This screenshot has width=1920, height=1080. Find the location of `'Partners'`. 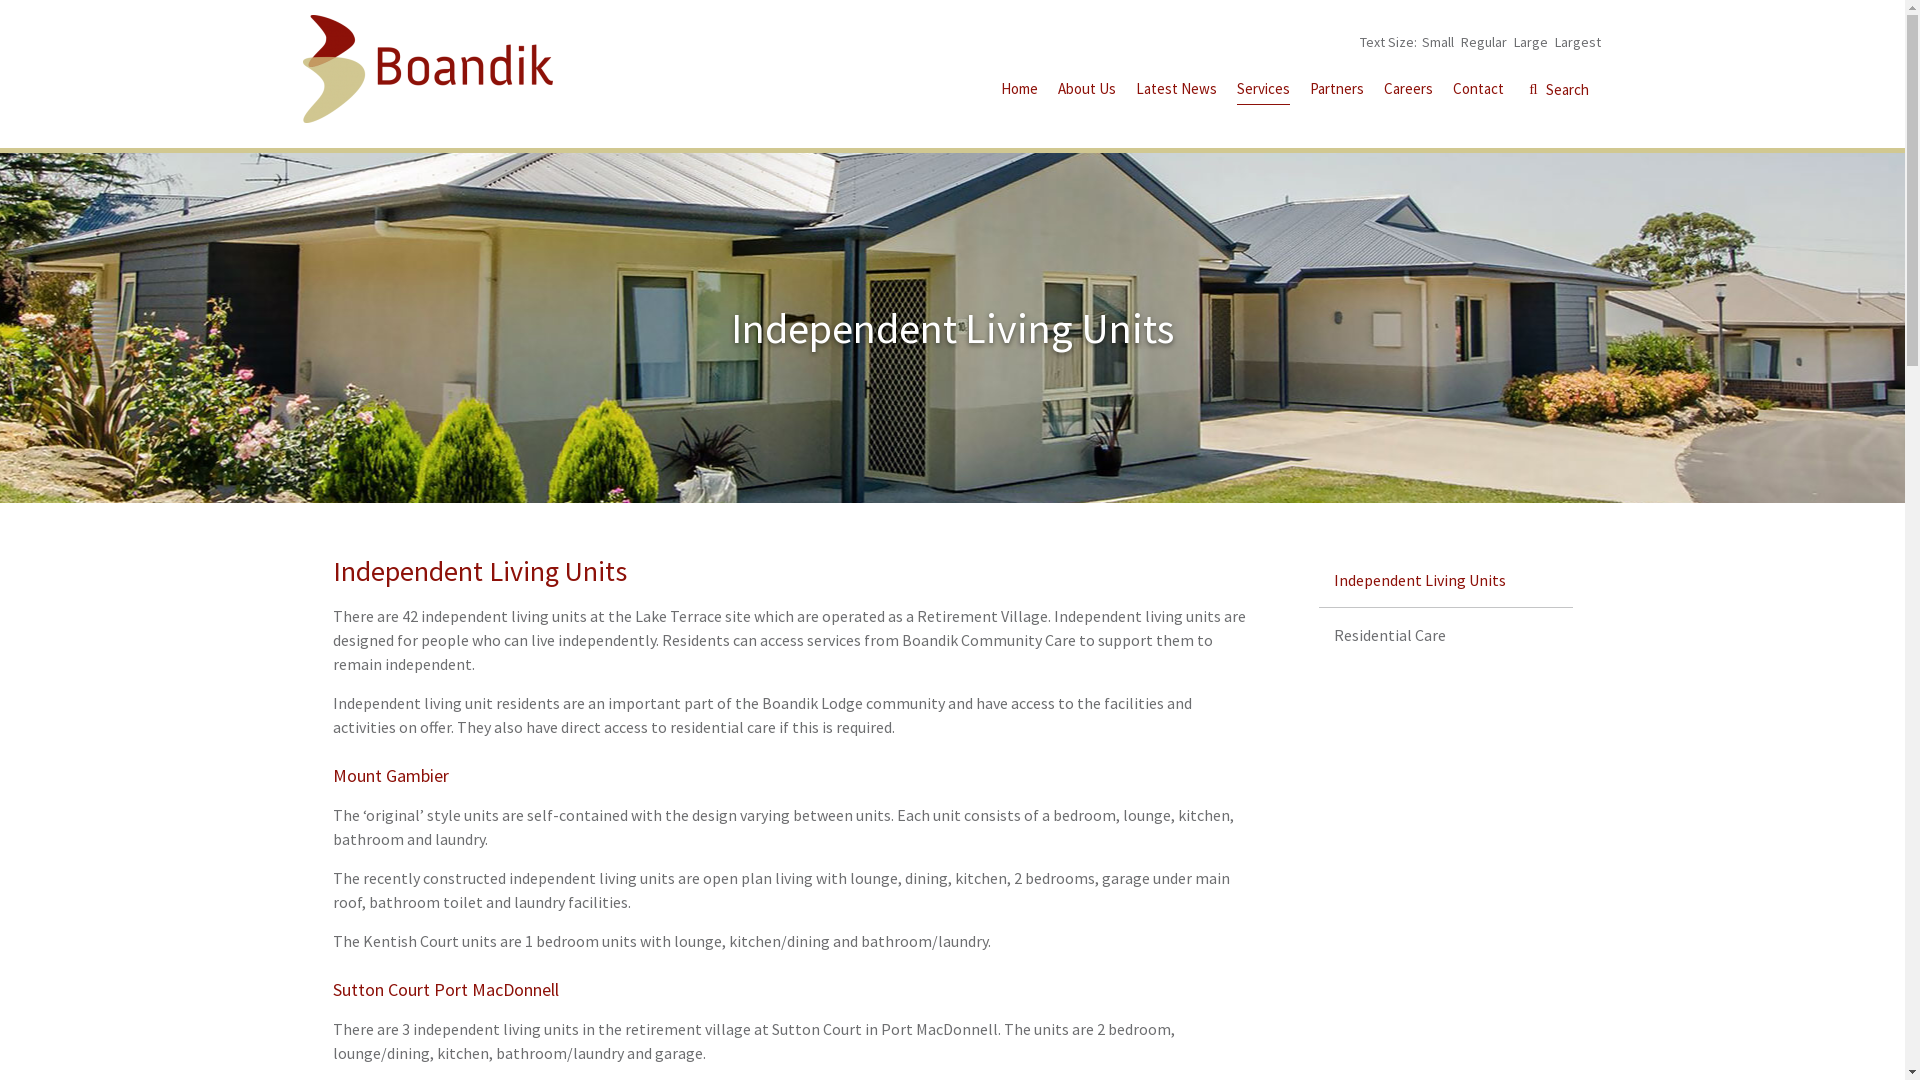

'Partners' is located at coordinates (1337, 91).